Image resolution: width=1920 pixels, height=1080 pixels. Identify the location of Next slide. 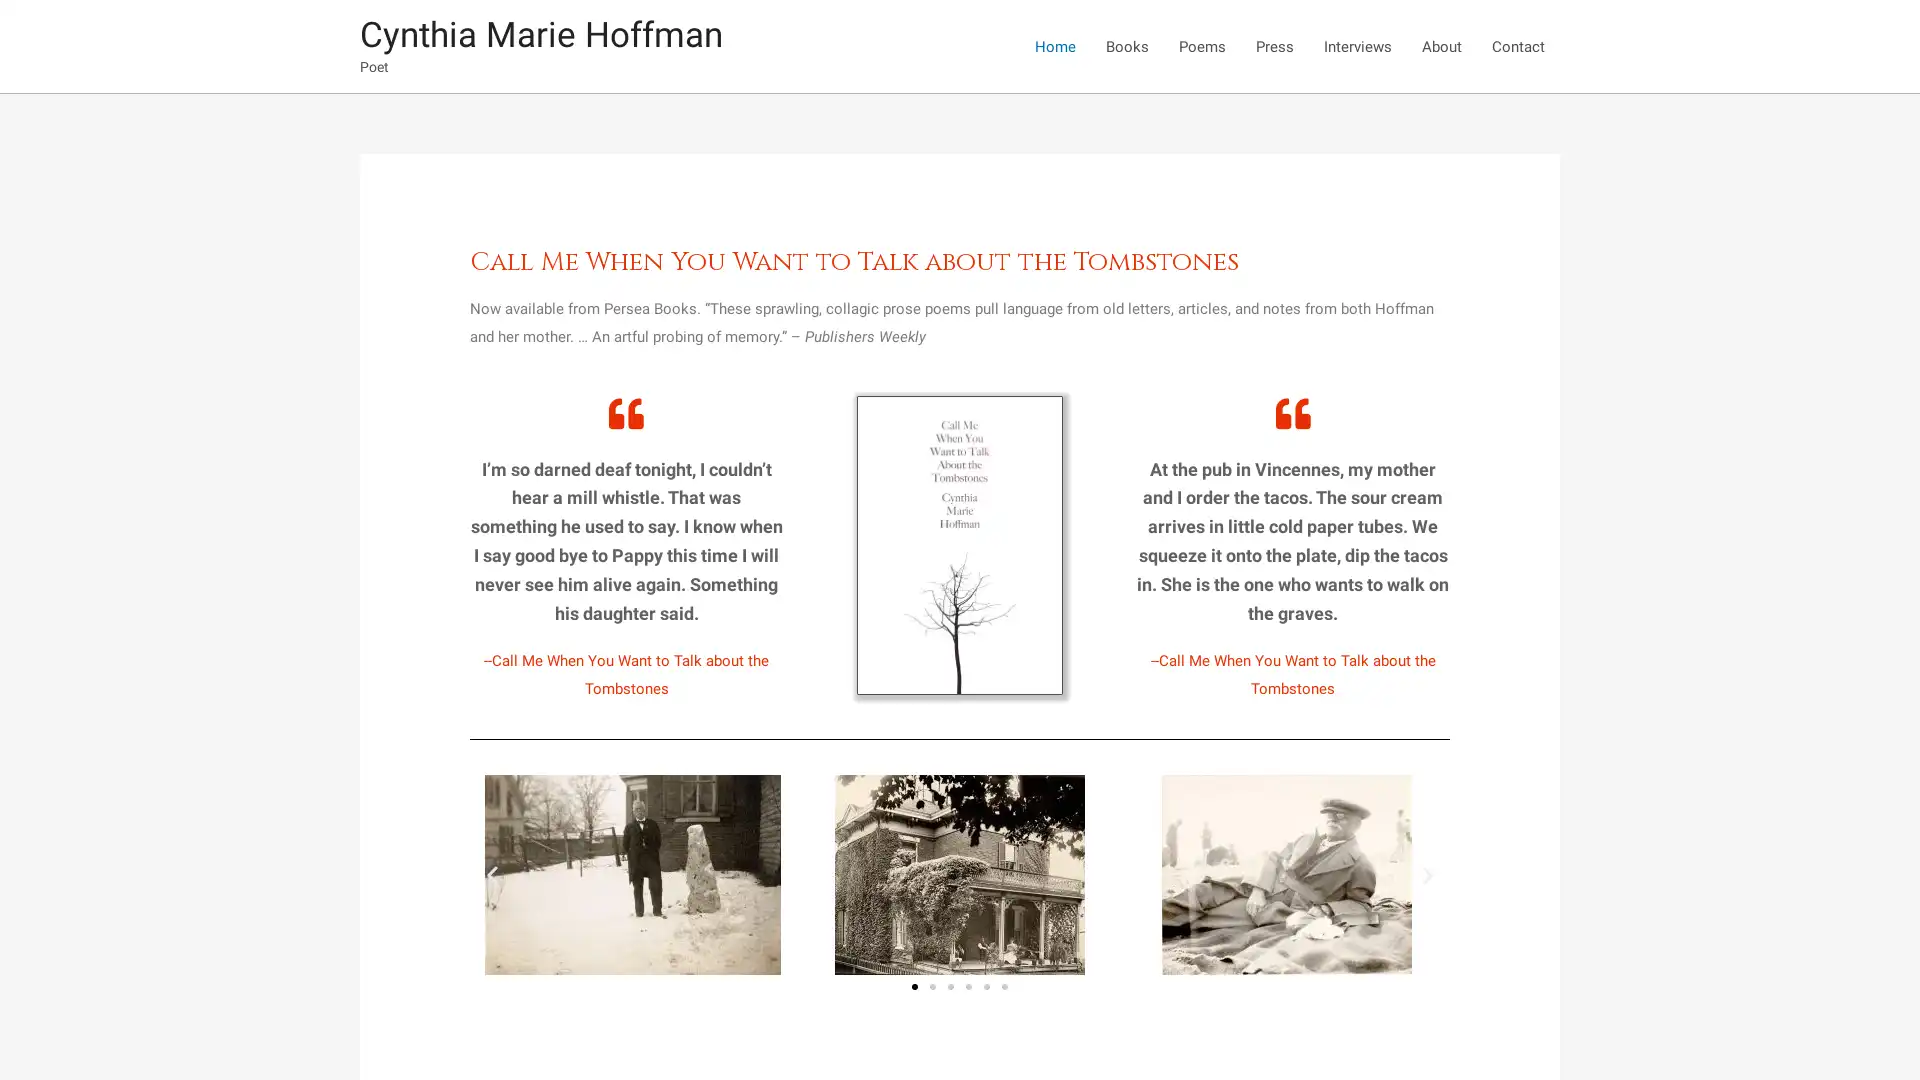
(1425, 873).